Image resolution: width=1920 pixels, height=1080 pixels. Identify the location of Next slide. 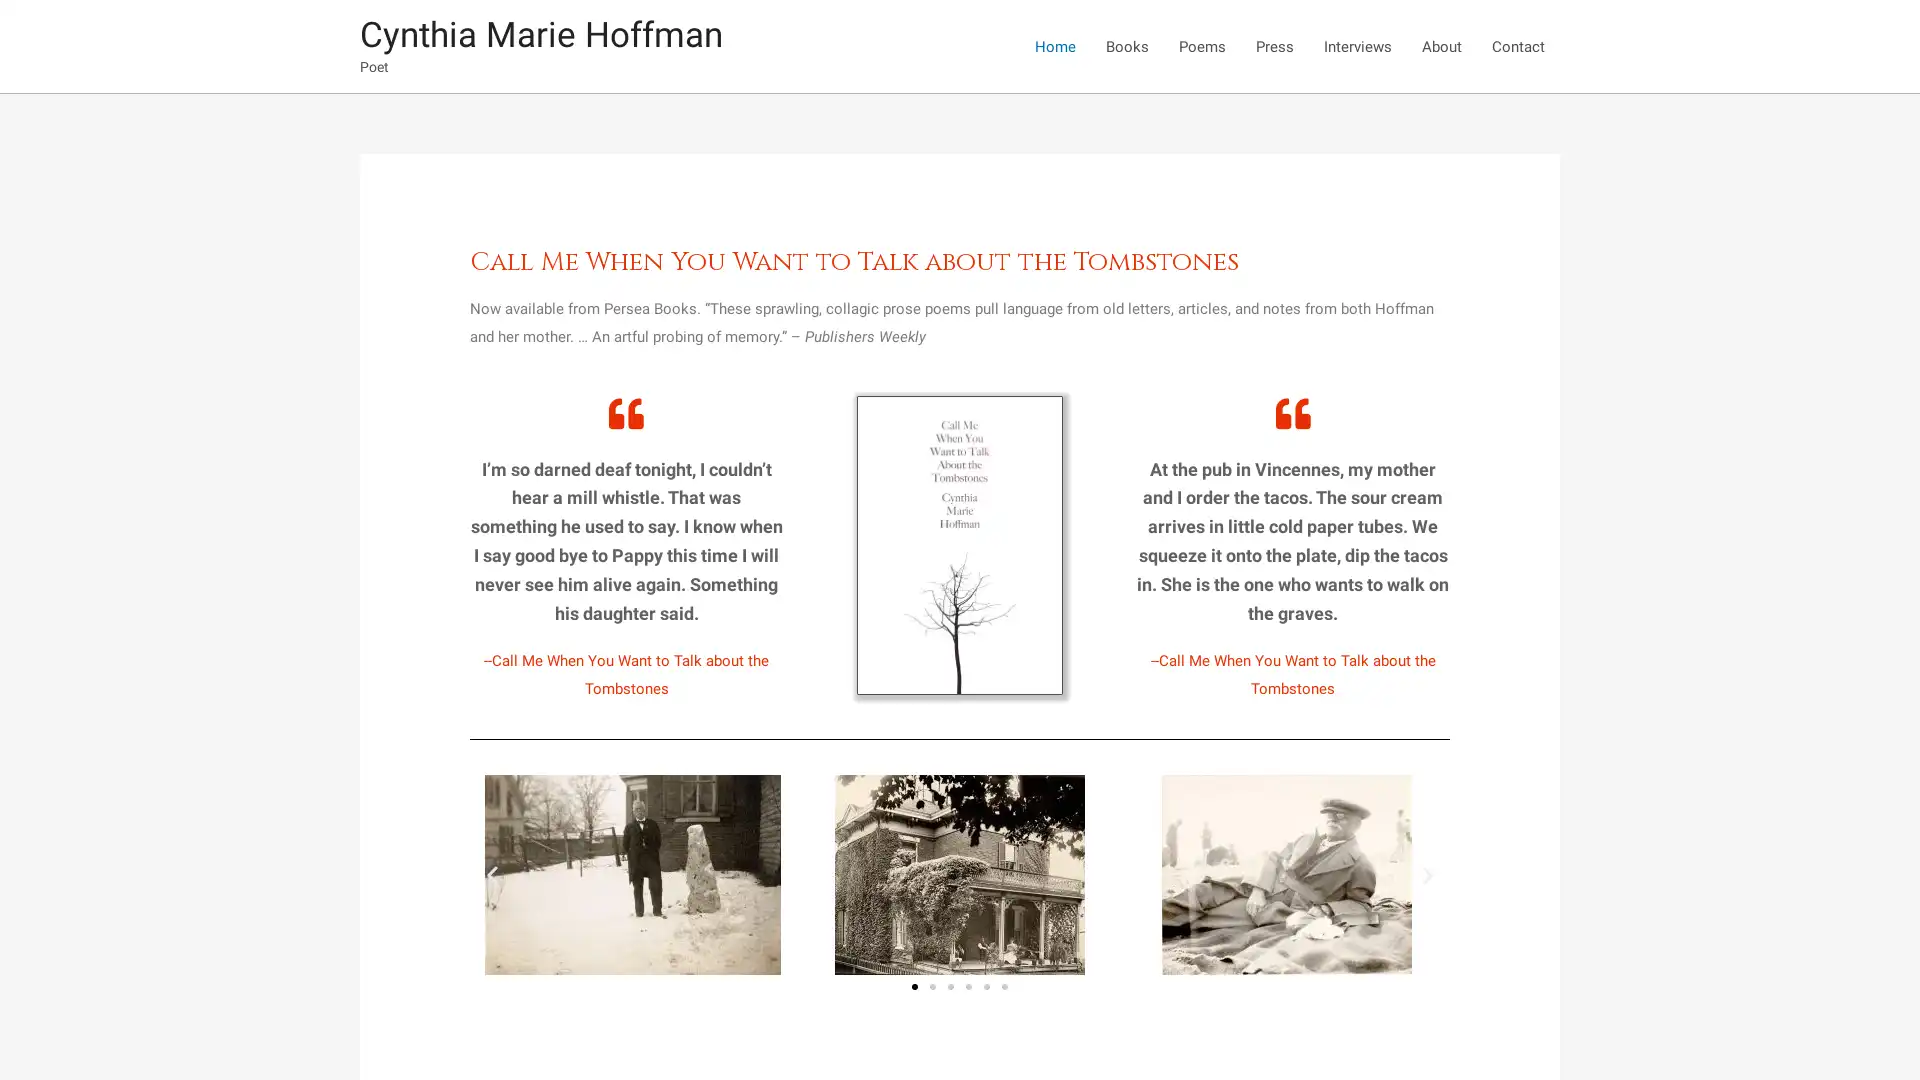
(1425, 873).